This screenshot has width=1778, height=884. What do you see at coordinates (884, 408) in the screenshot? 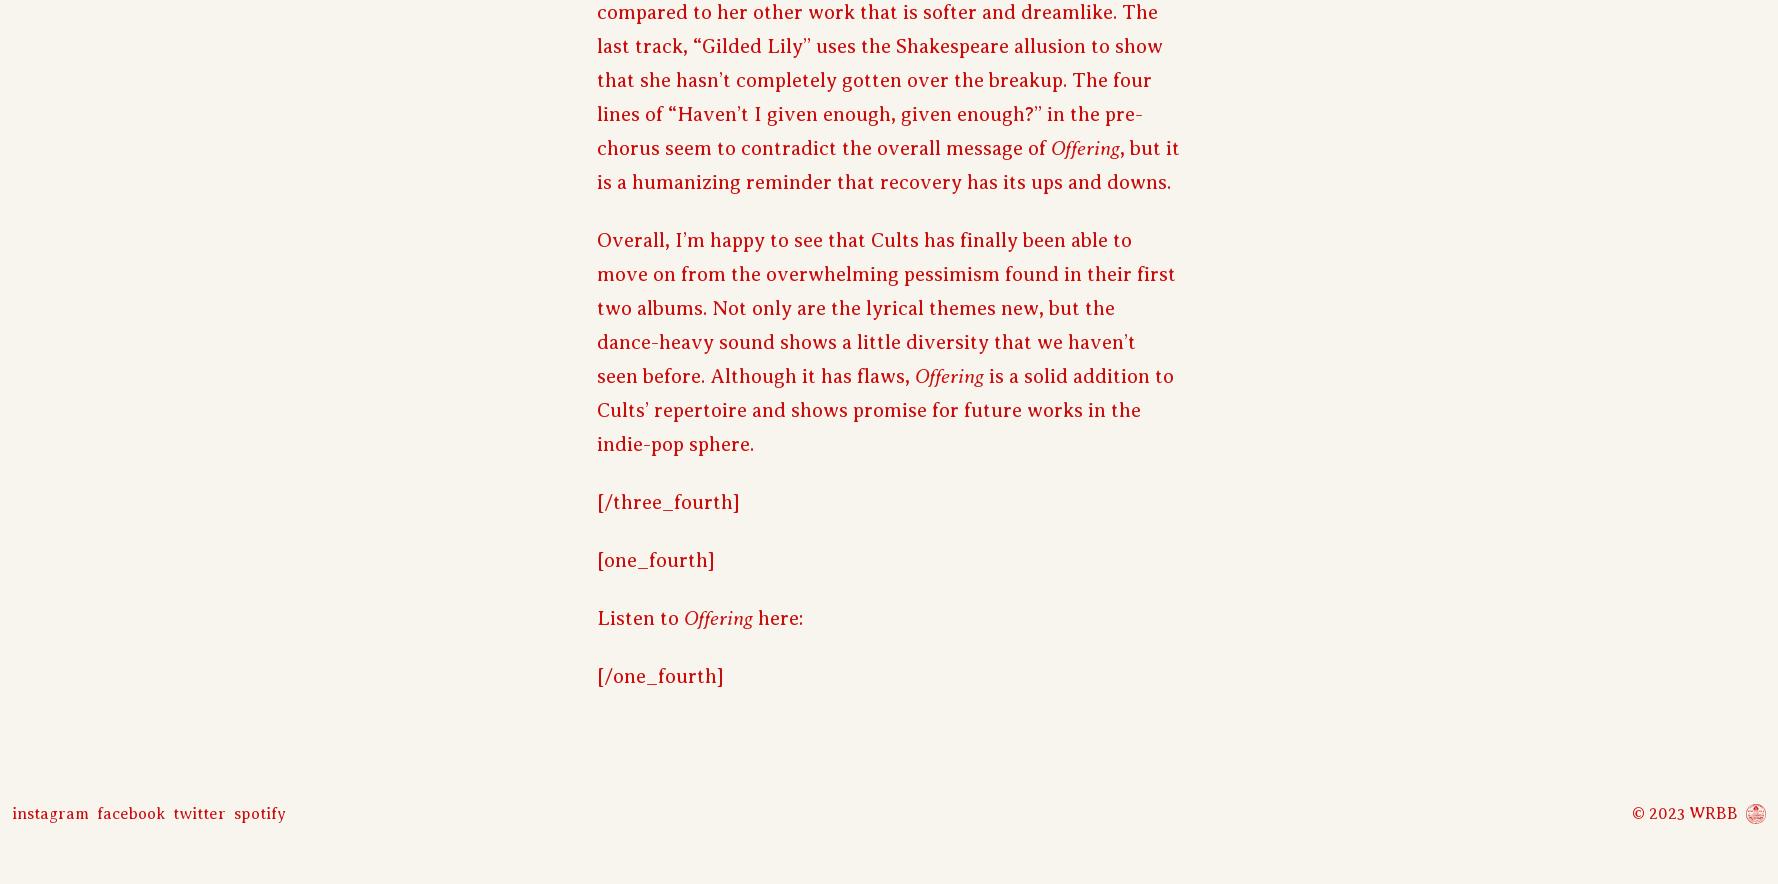
I see `'is a solid addition to Cults’ repertoire and shows promise for future works in the indie-pop sphere.'` at bounding box center [884, 408].